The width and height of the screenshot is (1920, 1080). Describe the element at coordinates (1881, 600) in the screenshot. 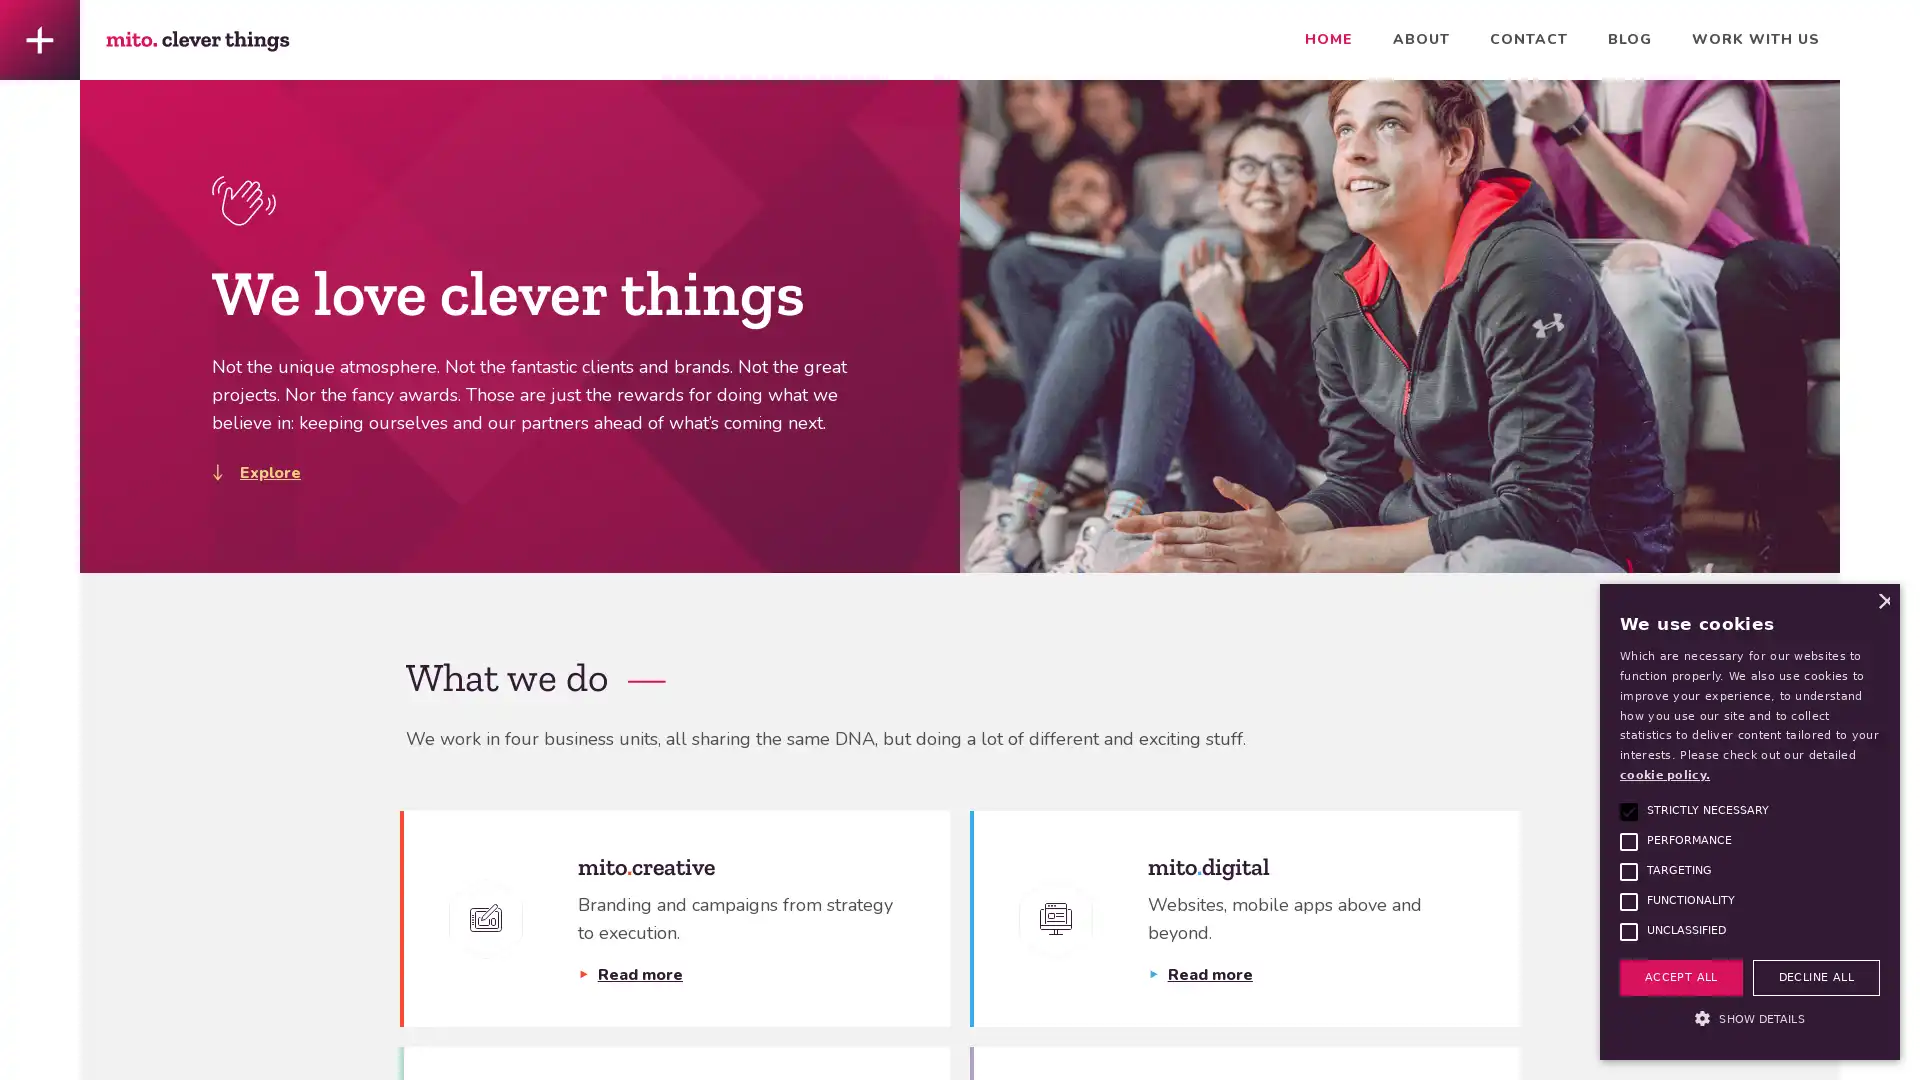

I see `Close` at that location.